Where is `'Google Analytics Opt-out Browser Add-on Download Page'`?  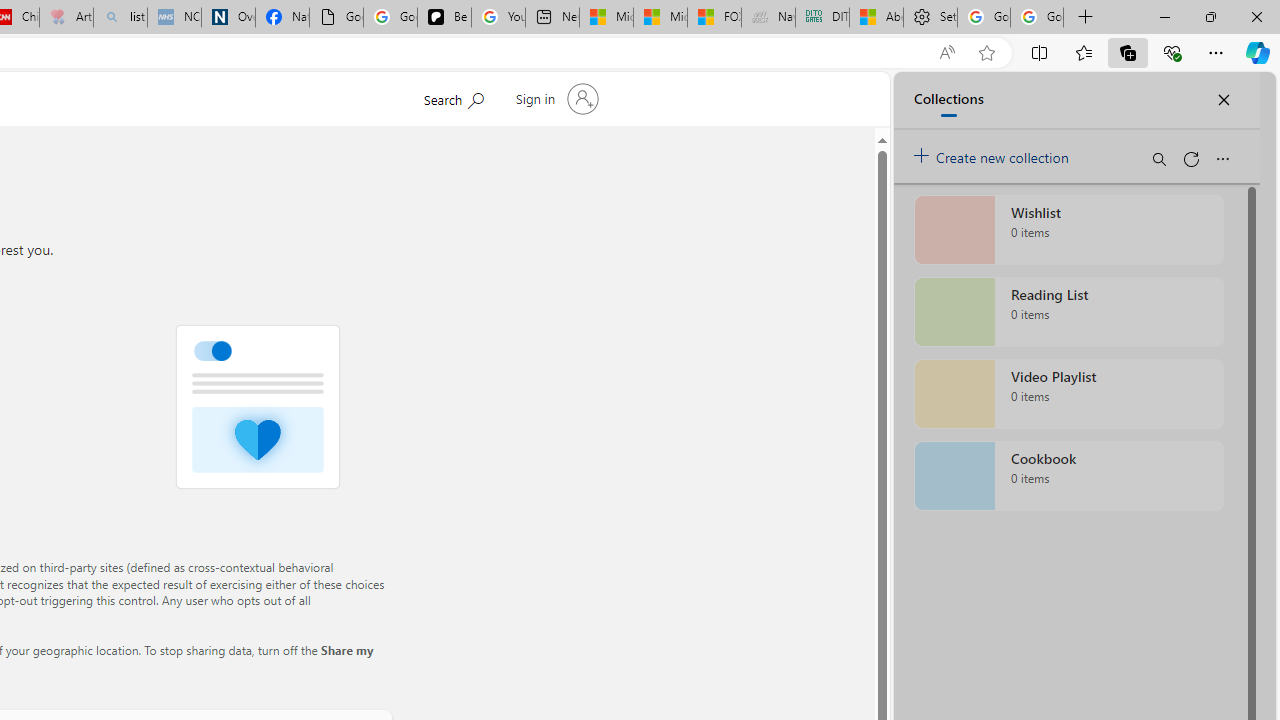 'Google Analytics Opt-out Browser Add-on Download Page' is located at coordinates (336, 17).